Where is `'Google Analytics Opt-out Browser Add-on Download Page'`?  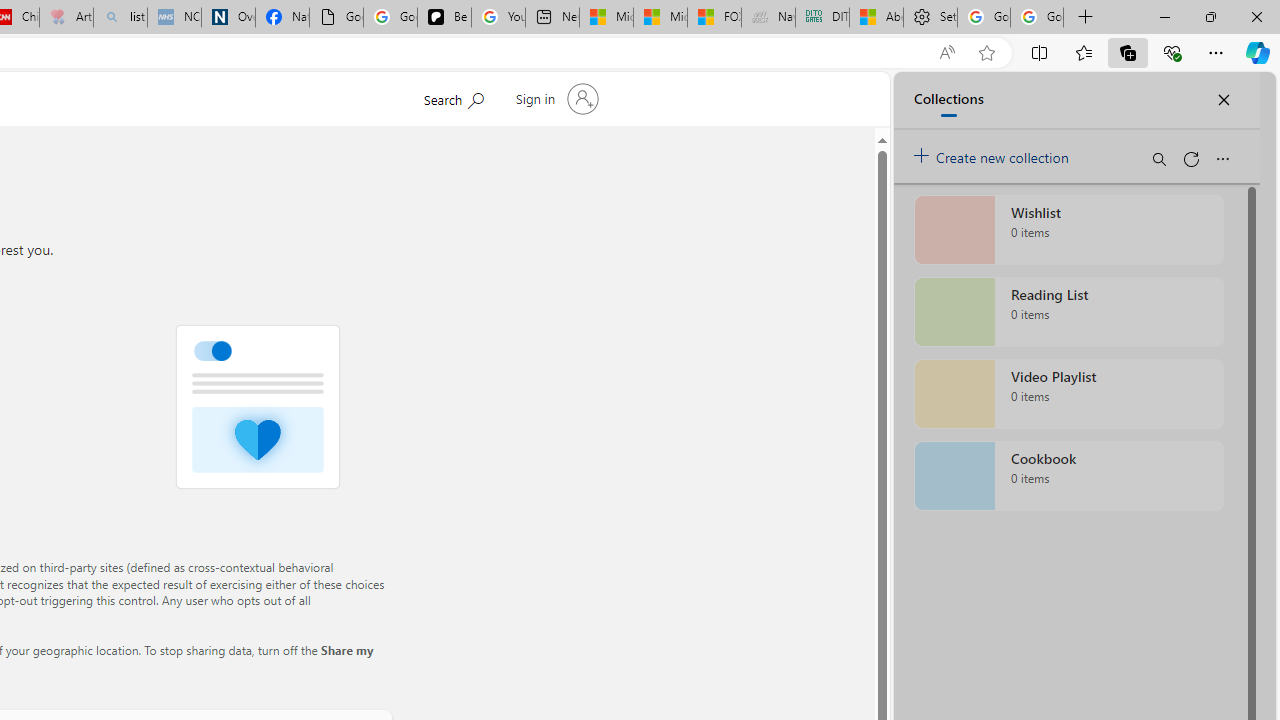 'Google Analytics Opt-out Browser Add-on Download Page' is located at coordinates (336, 17).